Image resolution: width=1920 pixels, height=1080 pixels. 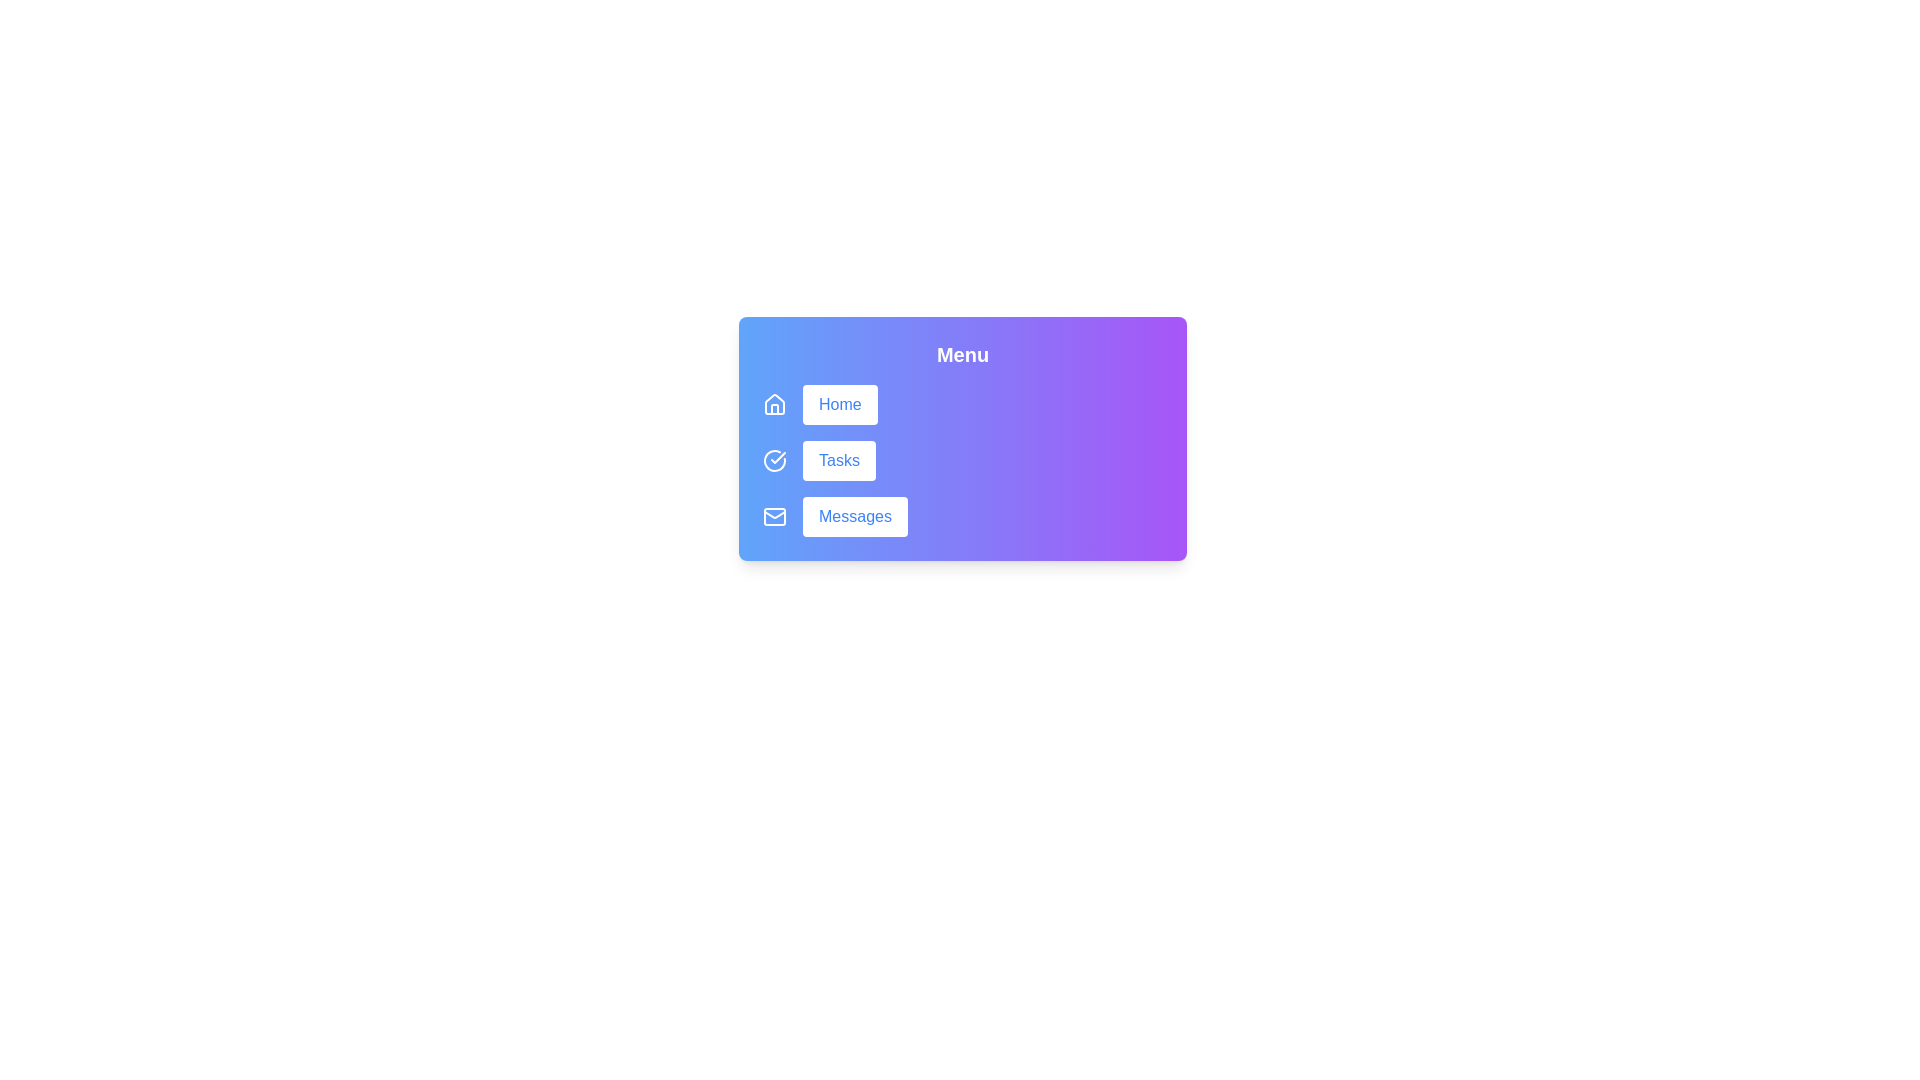 I want to click on the icon beside the Home button, so click(x=773, y=405).